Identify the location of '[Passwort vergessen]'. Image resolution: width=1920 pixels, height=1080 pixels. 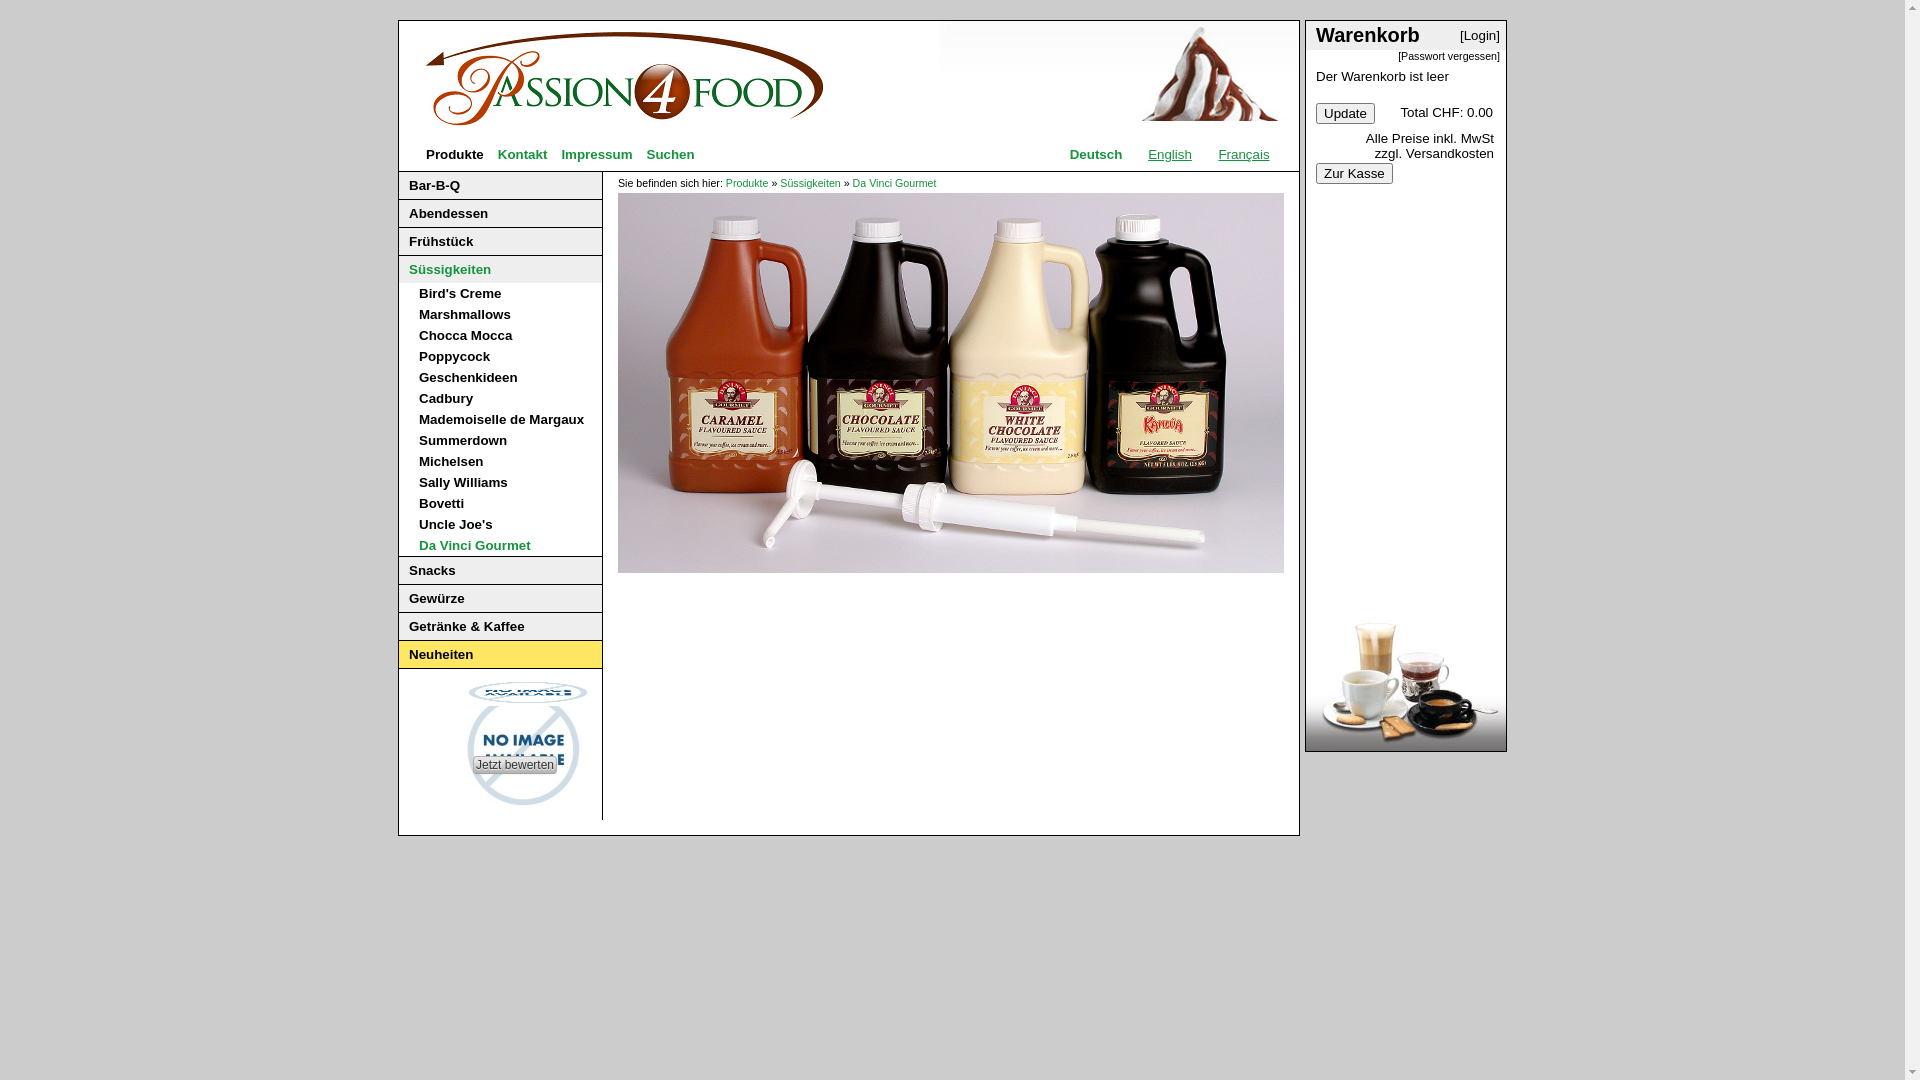
(1452, 51).